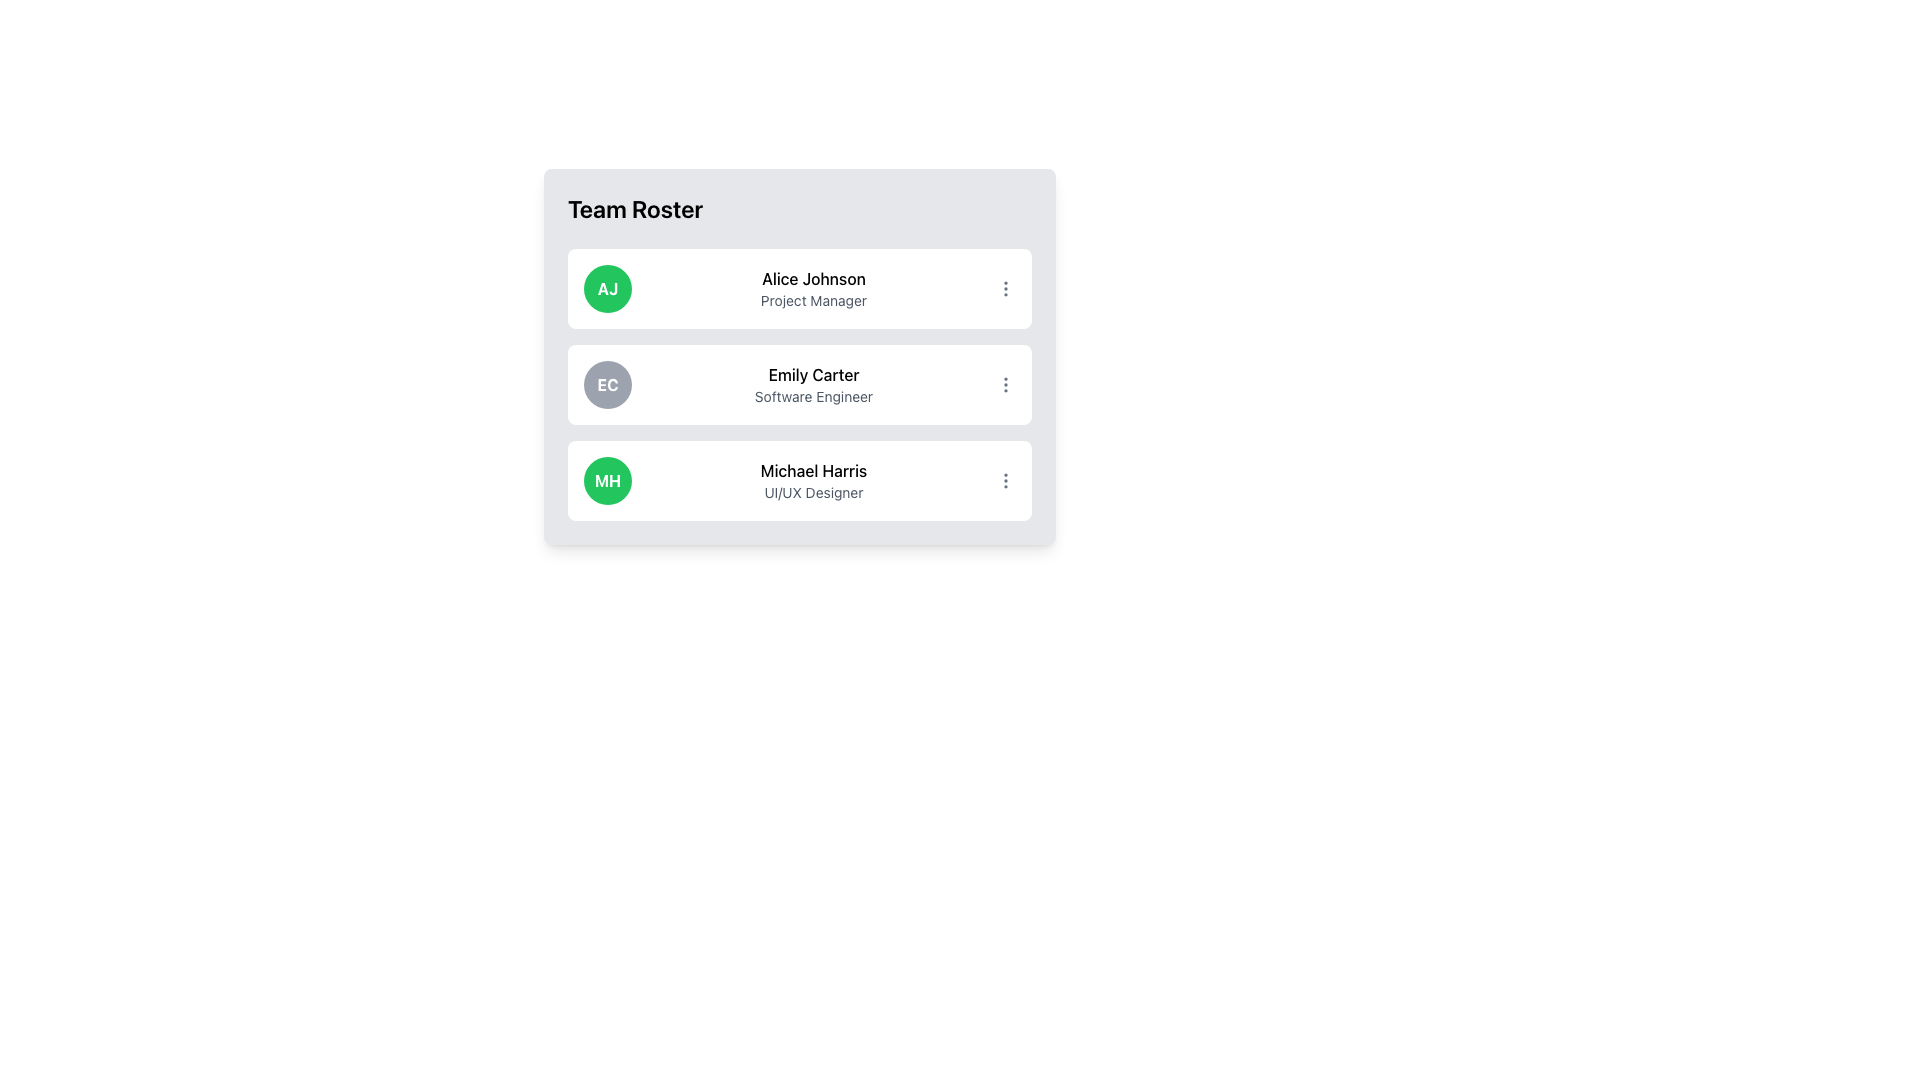 The image size is (1920, 1080). Describe the element at coordinates (814, 397) in the screenshot. I see `text content of the 'Software Engineer' label, which is styled in a small-sized font and located below 'Emily Carter' in the Team Roster interface` at that location.